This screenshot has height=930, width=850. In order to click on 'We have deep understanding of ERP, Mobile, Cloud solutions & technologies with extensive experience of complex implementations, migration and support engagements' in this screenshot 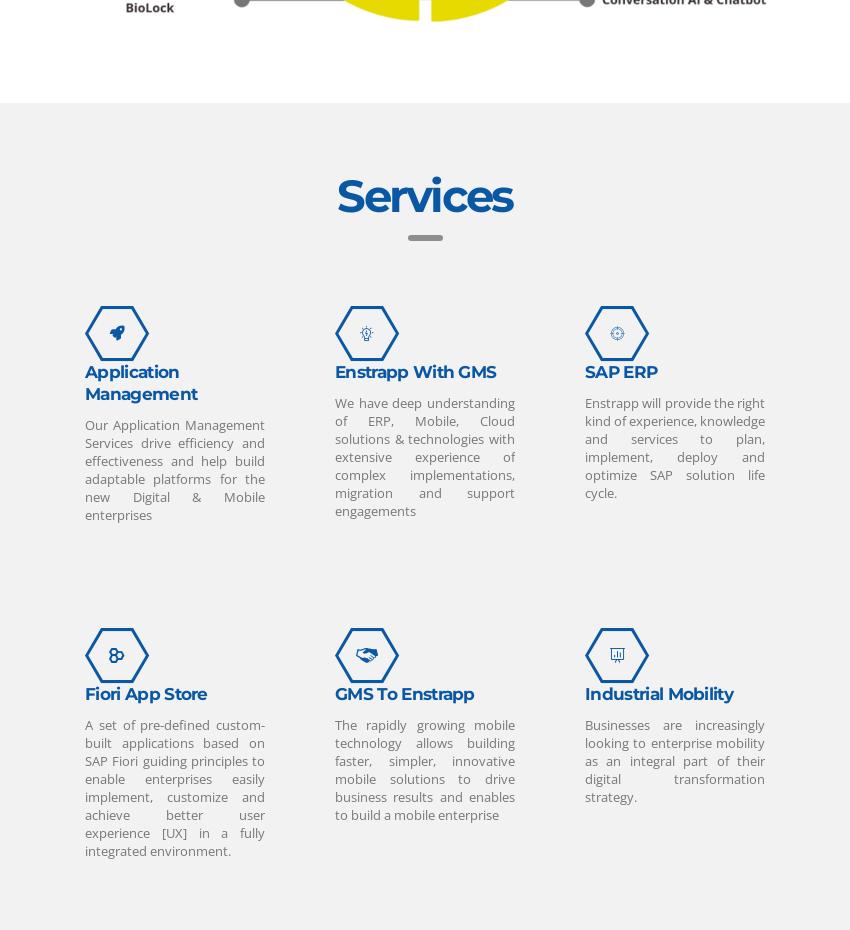, I will do `click(425, 455)`.